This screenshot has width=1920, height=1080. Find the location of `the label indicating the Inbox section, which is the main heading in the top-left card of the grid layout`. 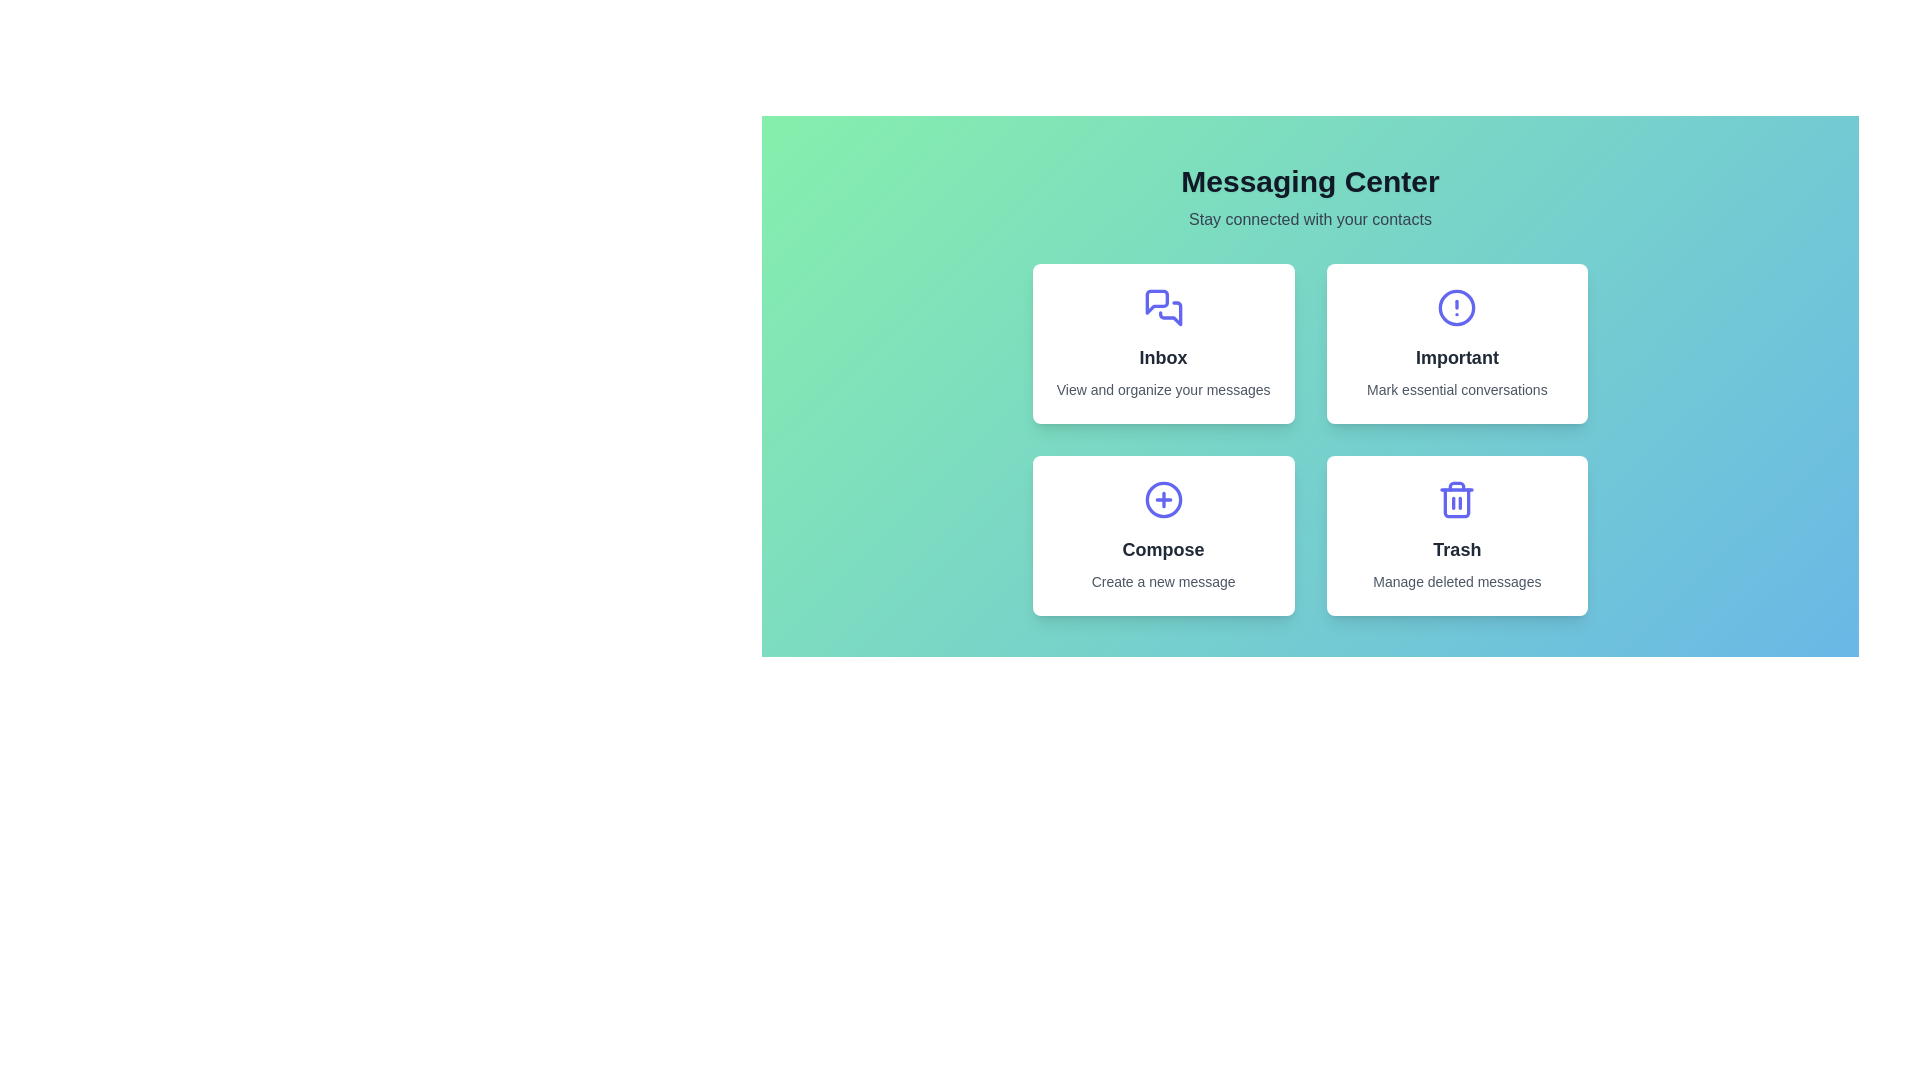

the label indicating the Inbox section, which is the main heading in the top-left card of the grid layout is located at coordinates (1163, 357).